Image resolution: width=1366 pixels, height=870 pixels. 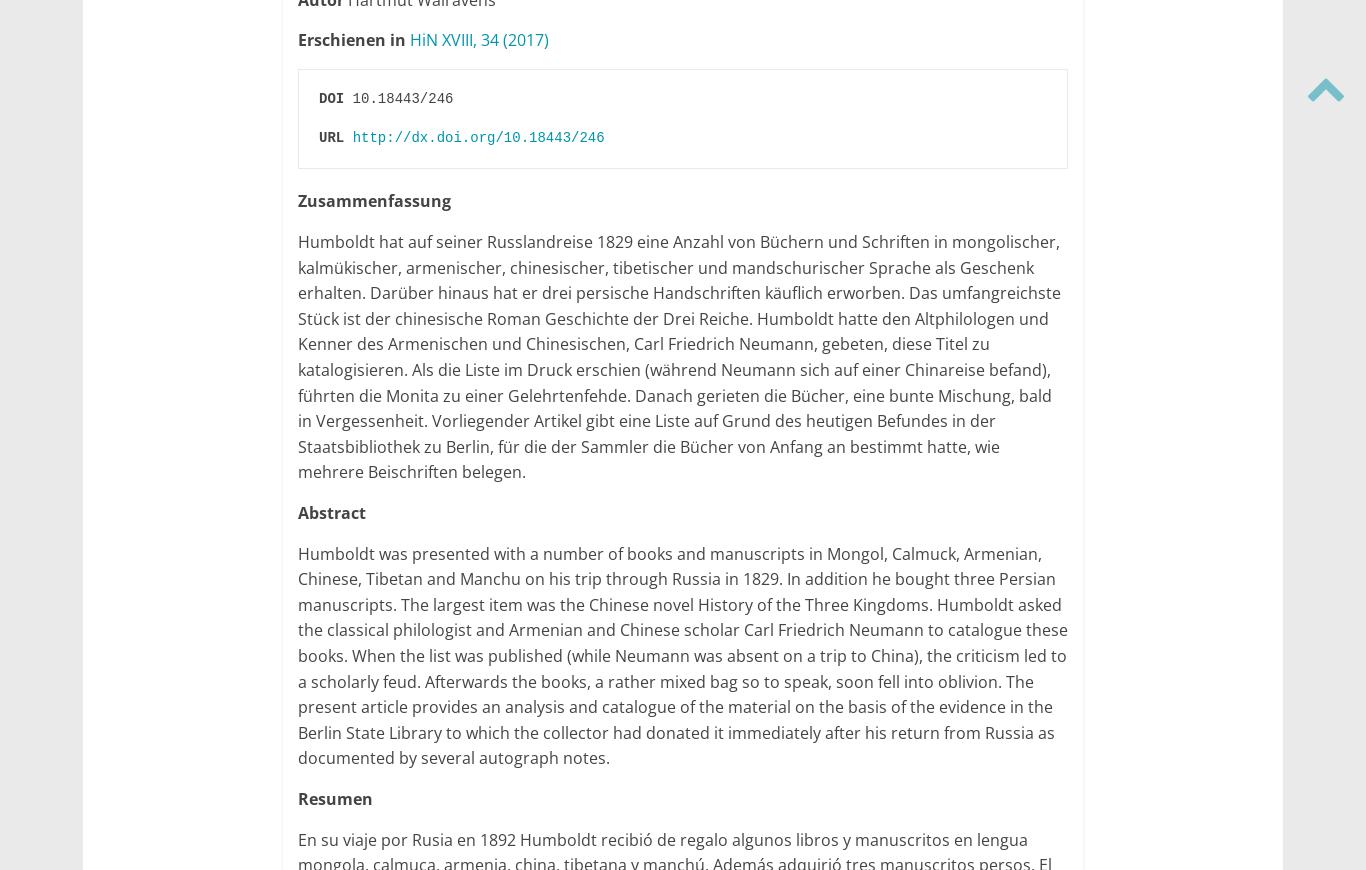 I want to click on 'Erschienen in', so click(x=351, y=39).